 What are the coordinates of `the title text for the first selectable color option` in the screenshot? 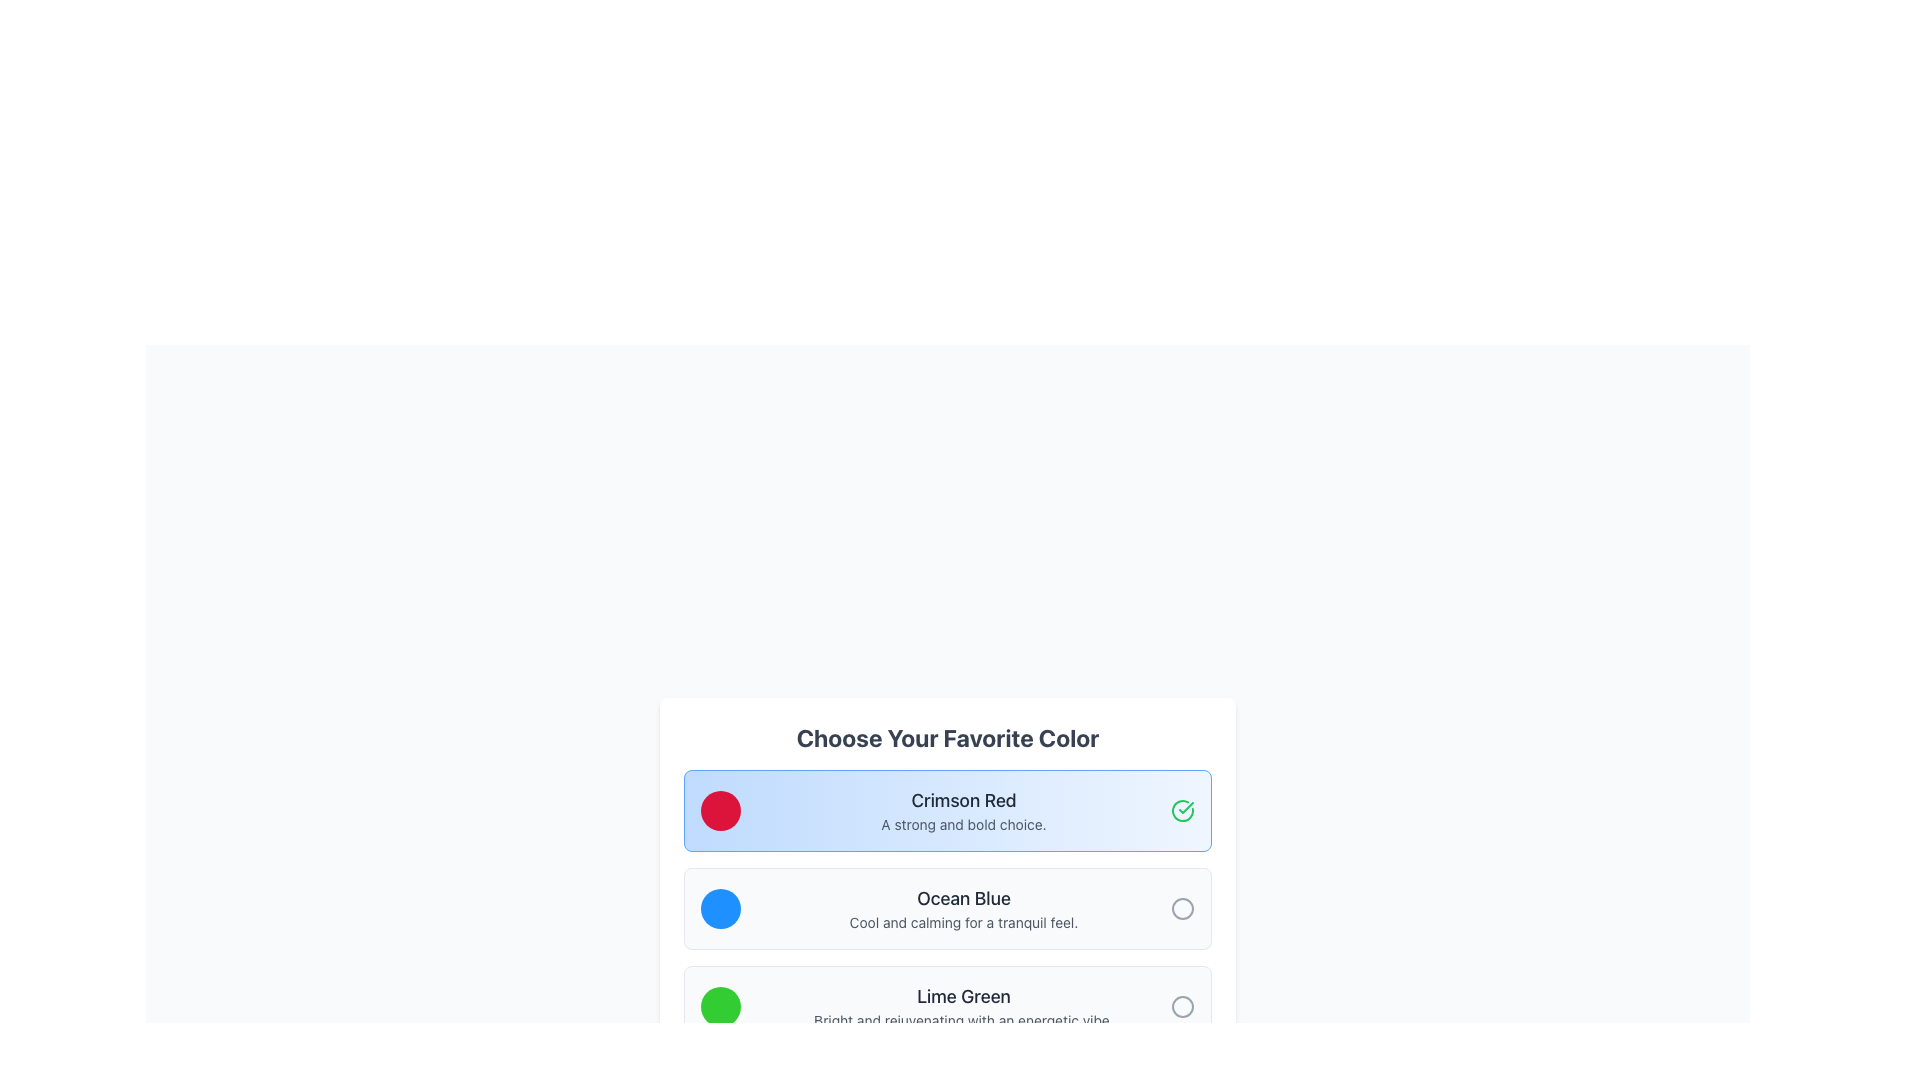 It's located at (964, 800).